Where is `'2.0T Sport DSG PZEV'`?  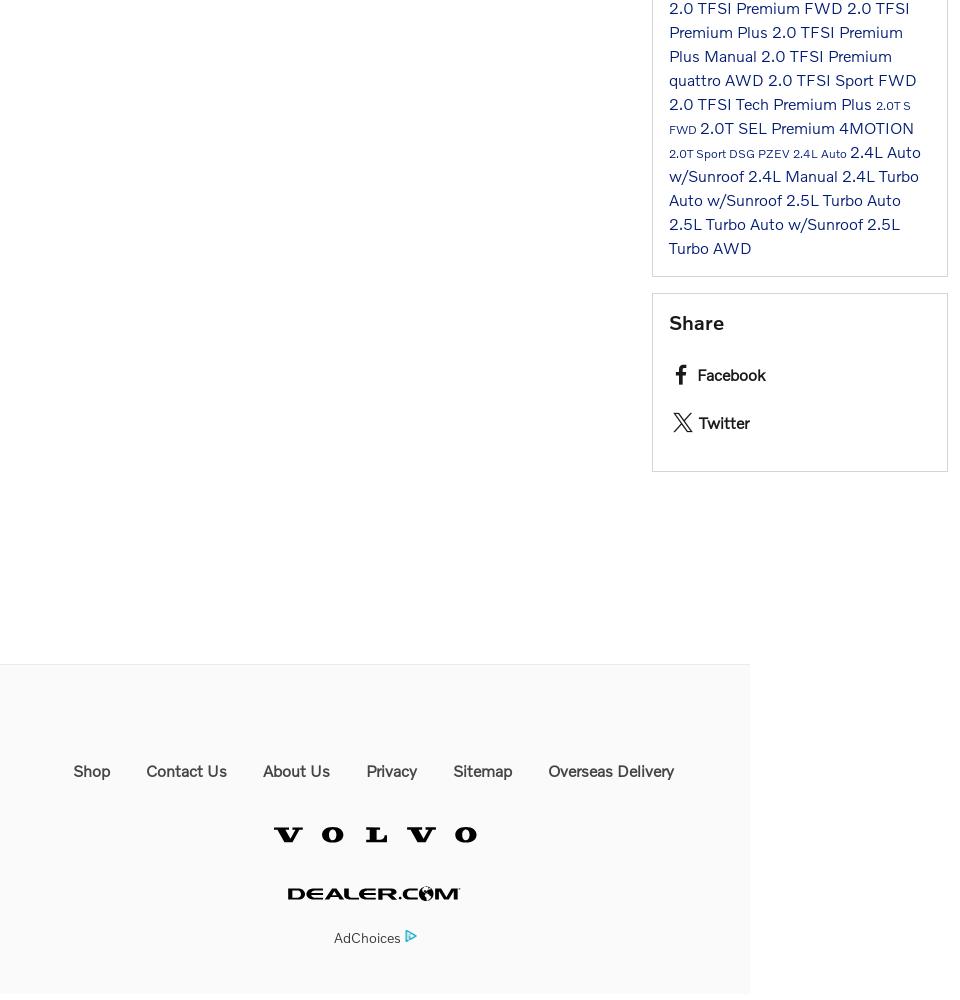
'2.0T Sport DSG PZEV' is located at coordinates (669, 152).